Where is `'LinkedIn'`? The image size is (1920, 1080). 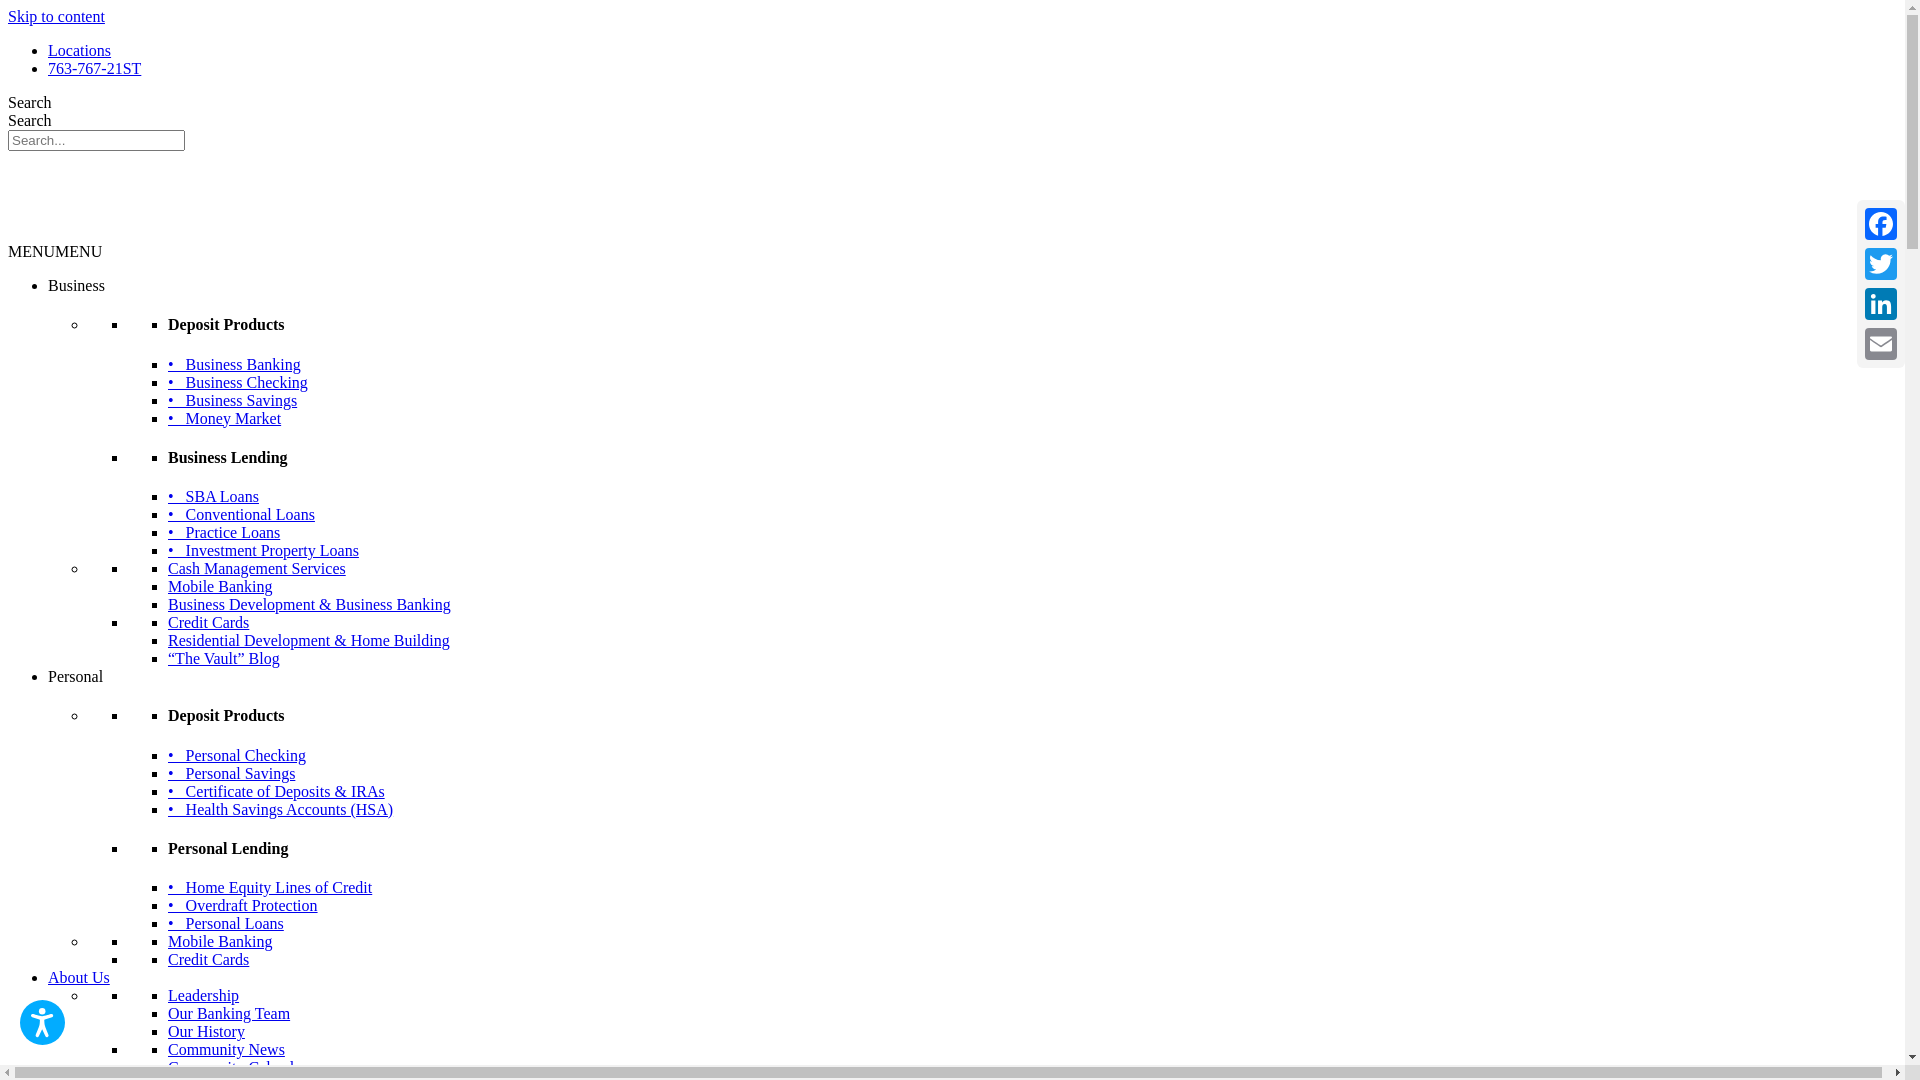
'LinkedIn' is located at coordinates (1880, 304).